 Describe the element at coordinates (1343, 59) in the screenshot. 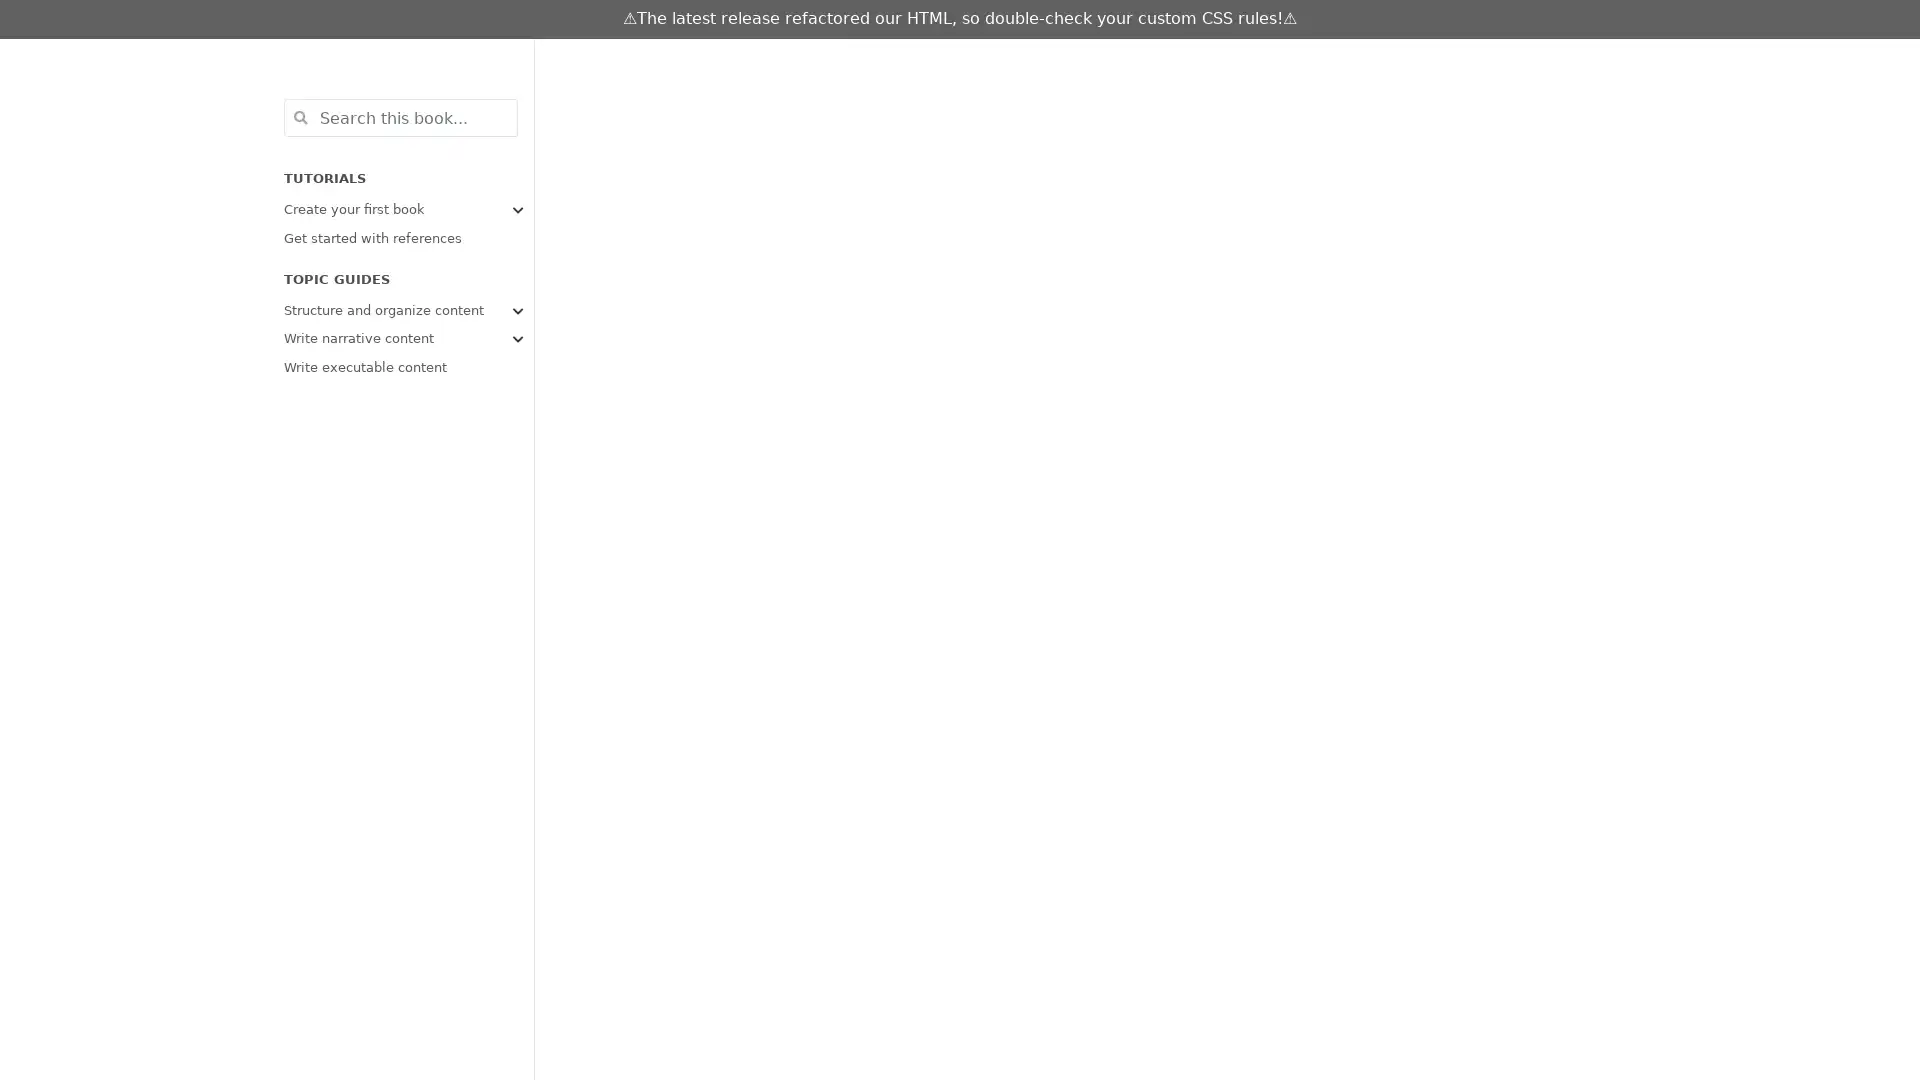

I see `Download this page` at that location.